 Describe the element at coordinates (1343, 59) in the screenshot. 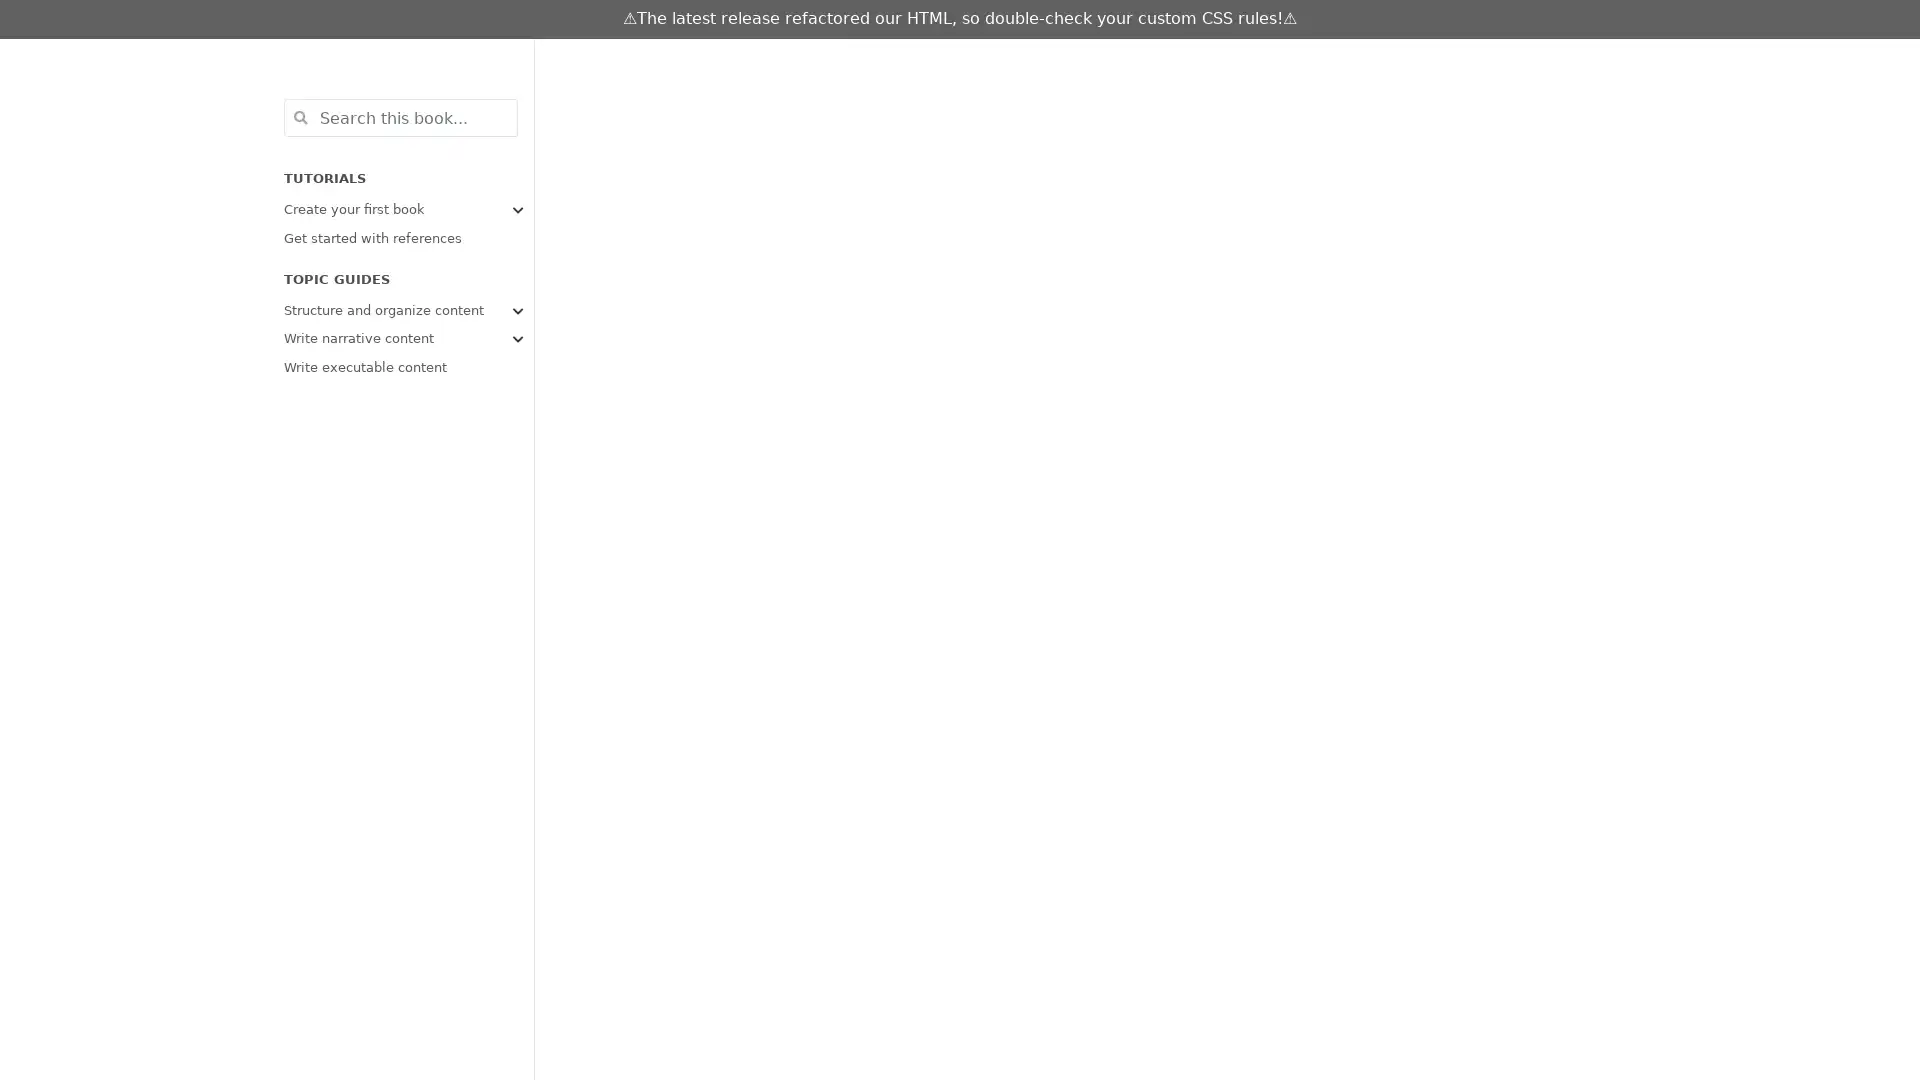

I see `Download this page` at that location.